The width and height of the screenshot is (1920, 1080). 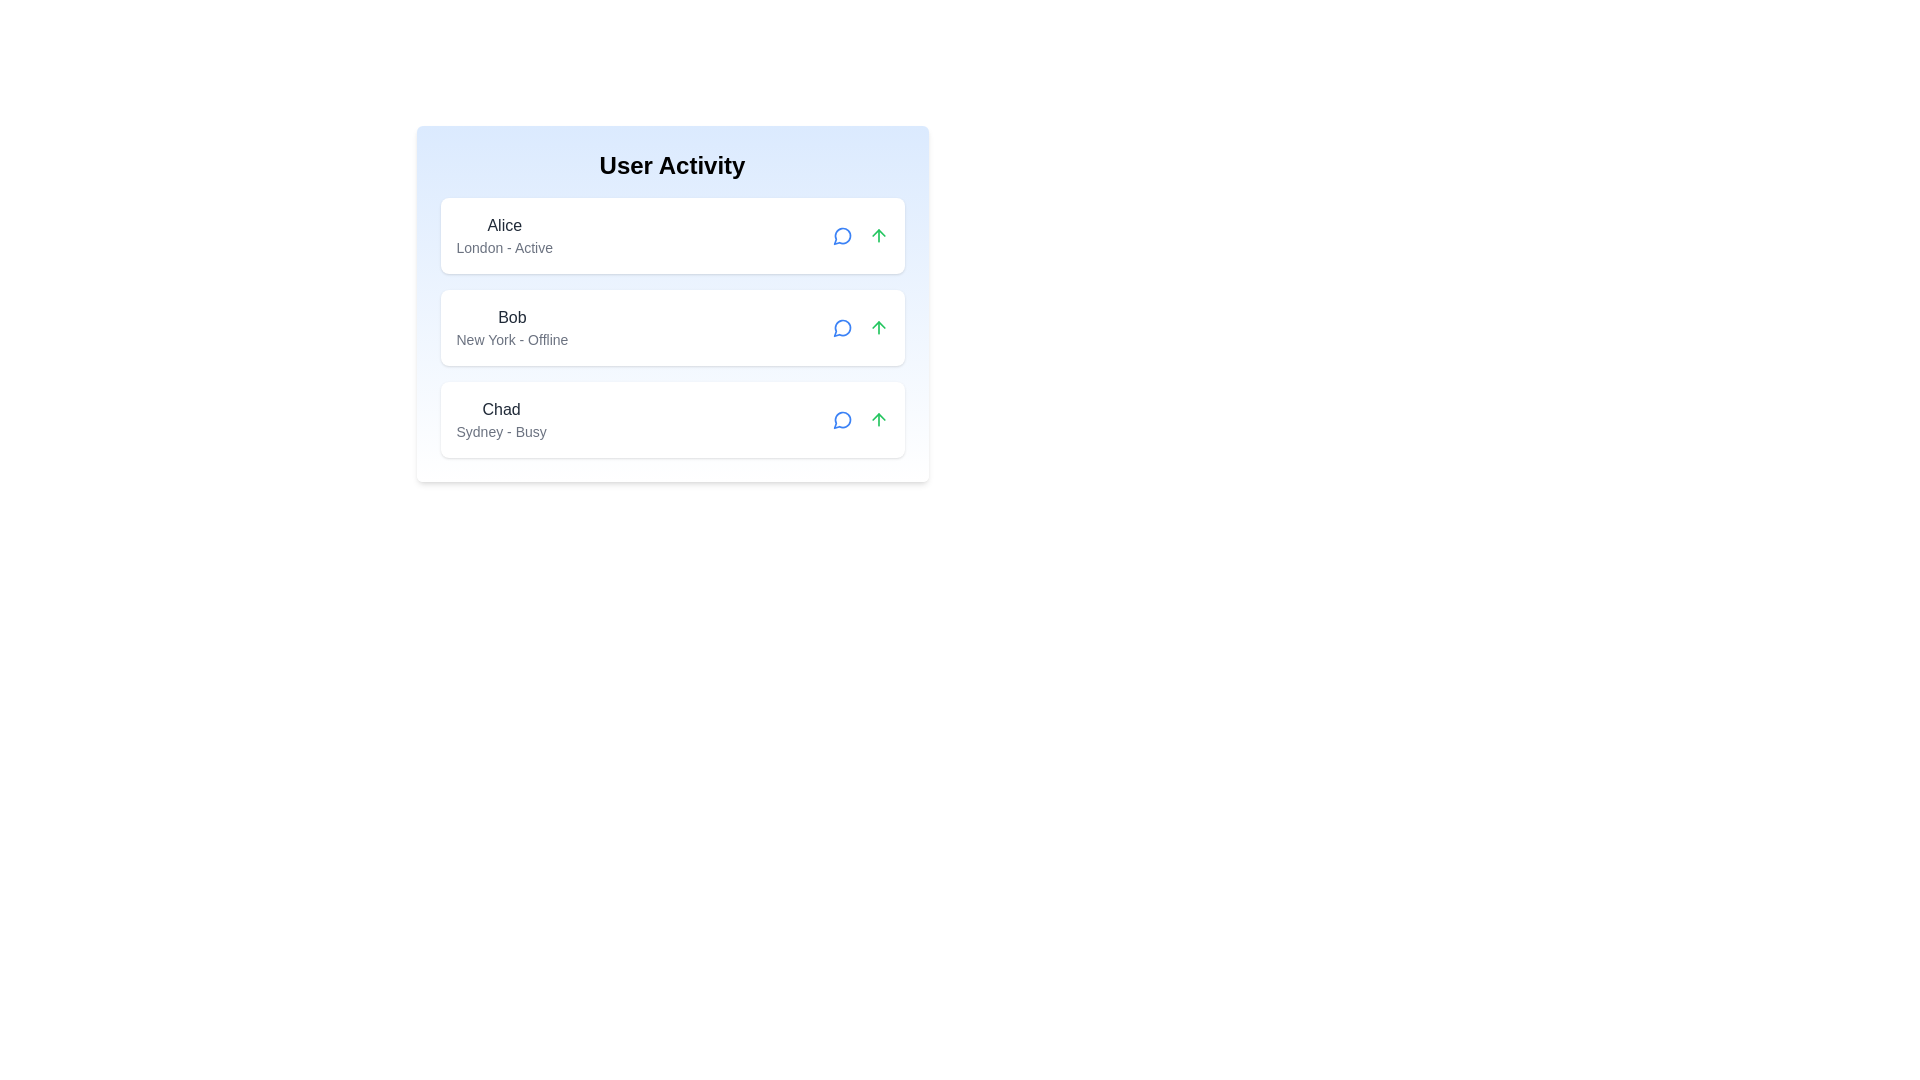 What do you see at coordinates (878, 419) in the screenshot?
I see `the arrow button for user Chad` at bounding box center [878, 419].